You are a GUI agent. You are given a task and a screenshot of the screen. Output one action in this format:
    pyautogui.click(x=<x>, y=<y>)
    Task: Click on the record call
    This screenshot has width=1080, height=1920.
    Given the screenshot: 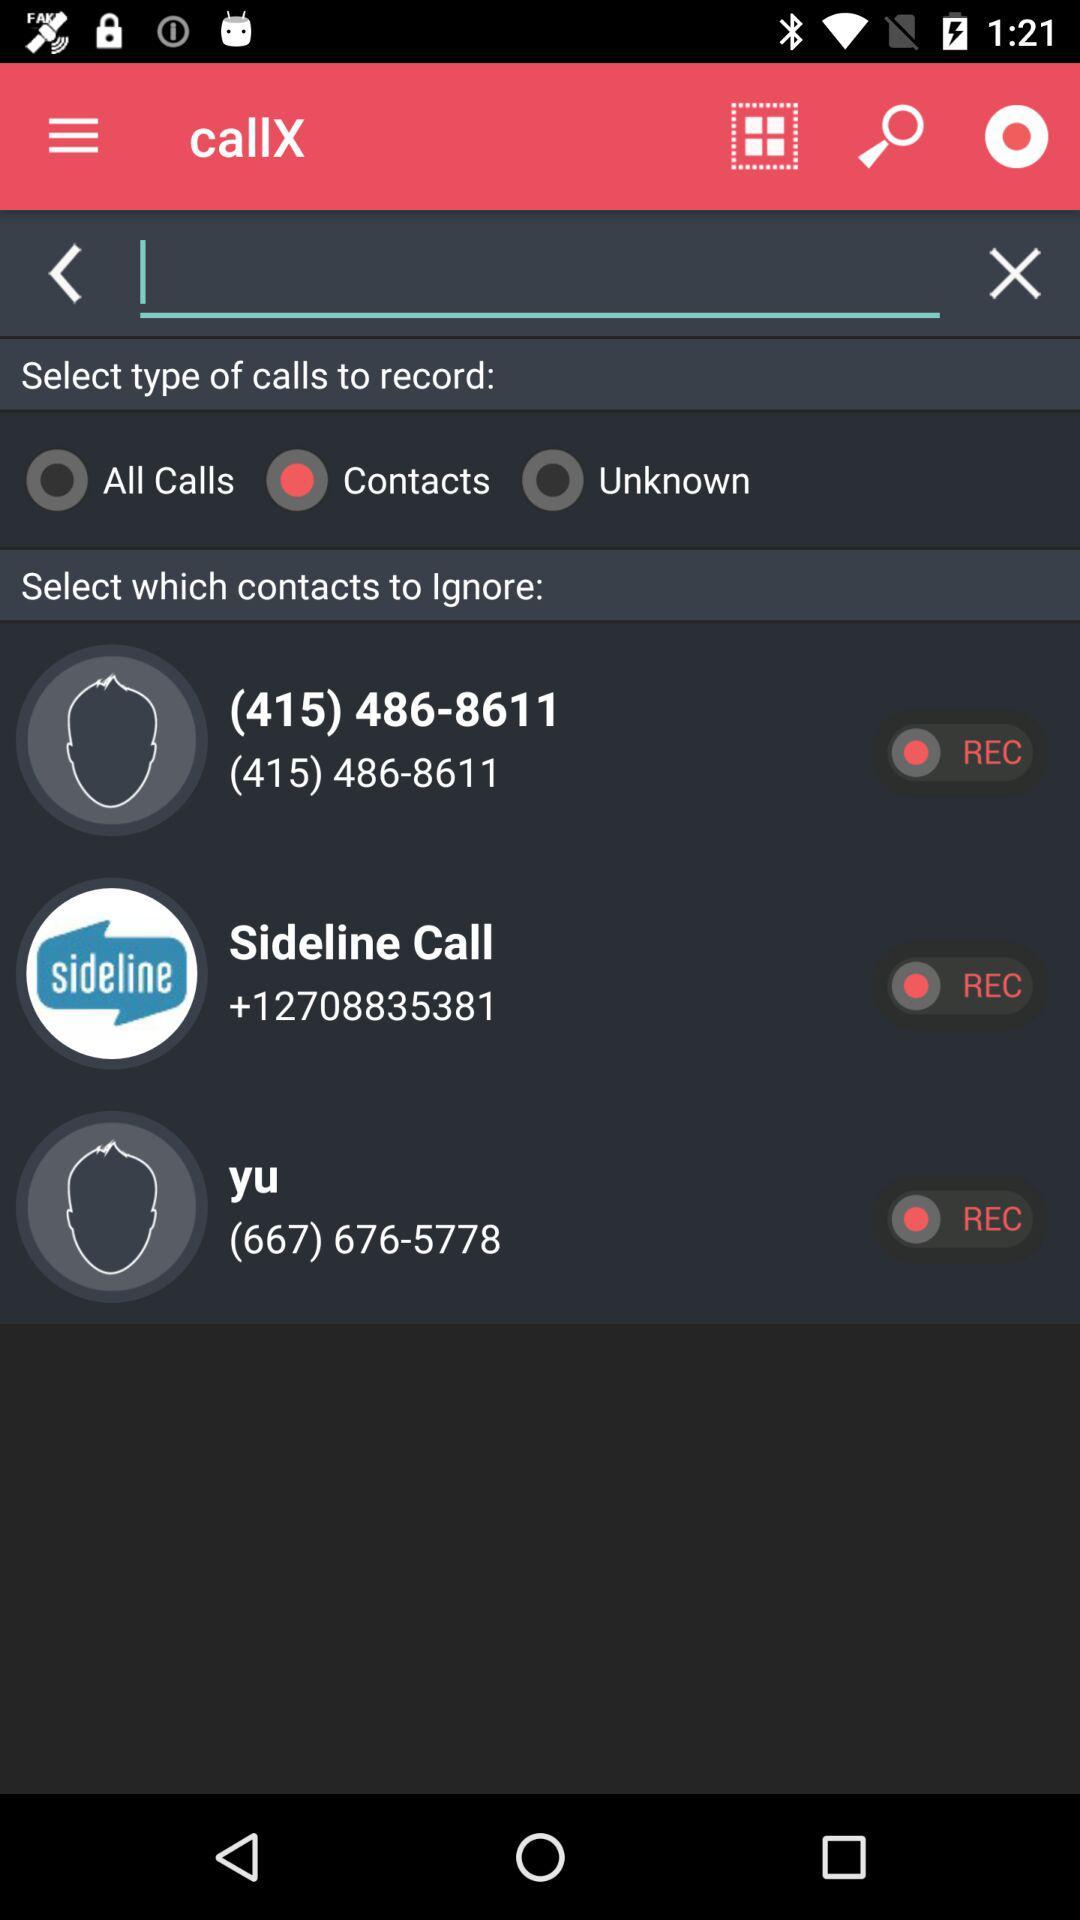 What is the action you would take?
    pyautogui.click(x=1017, y=135)
    